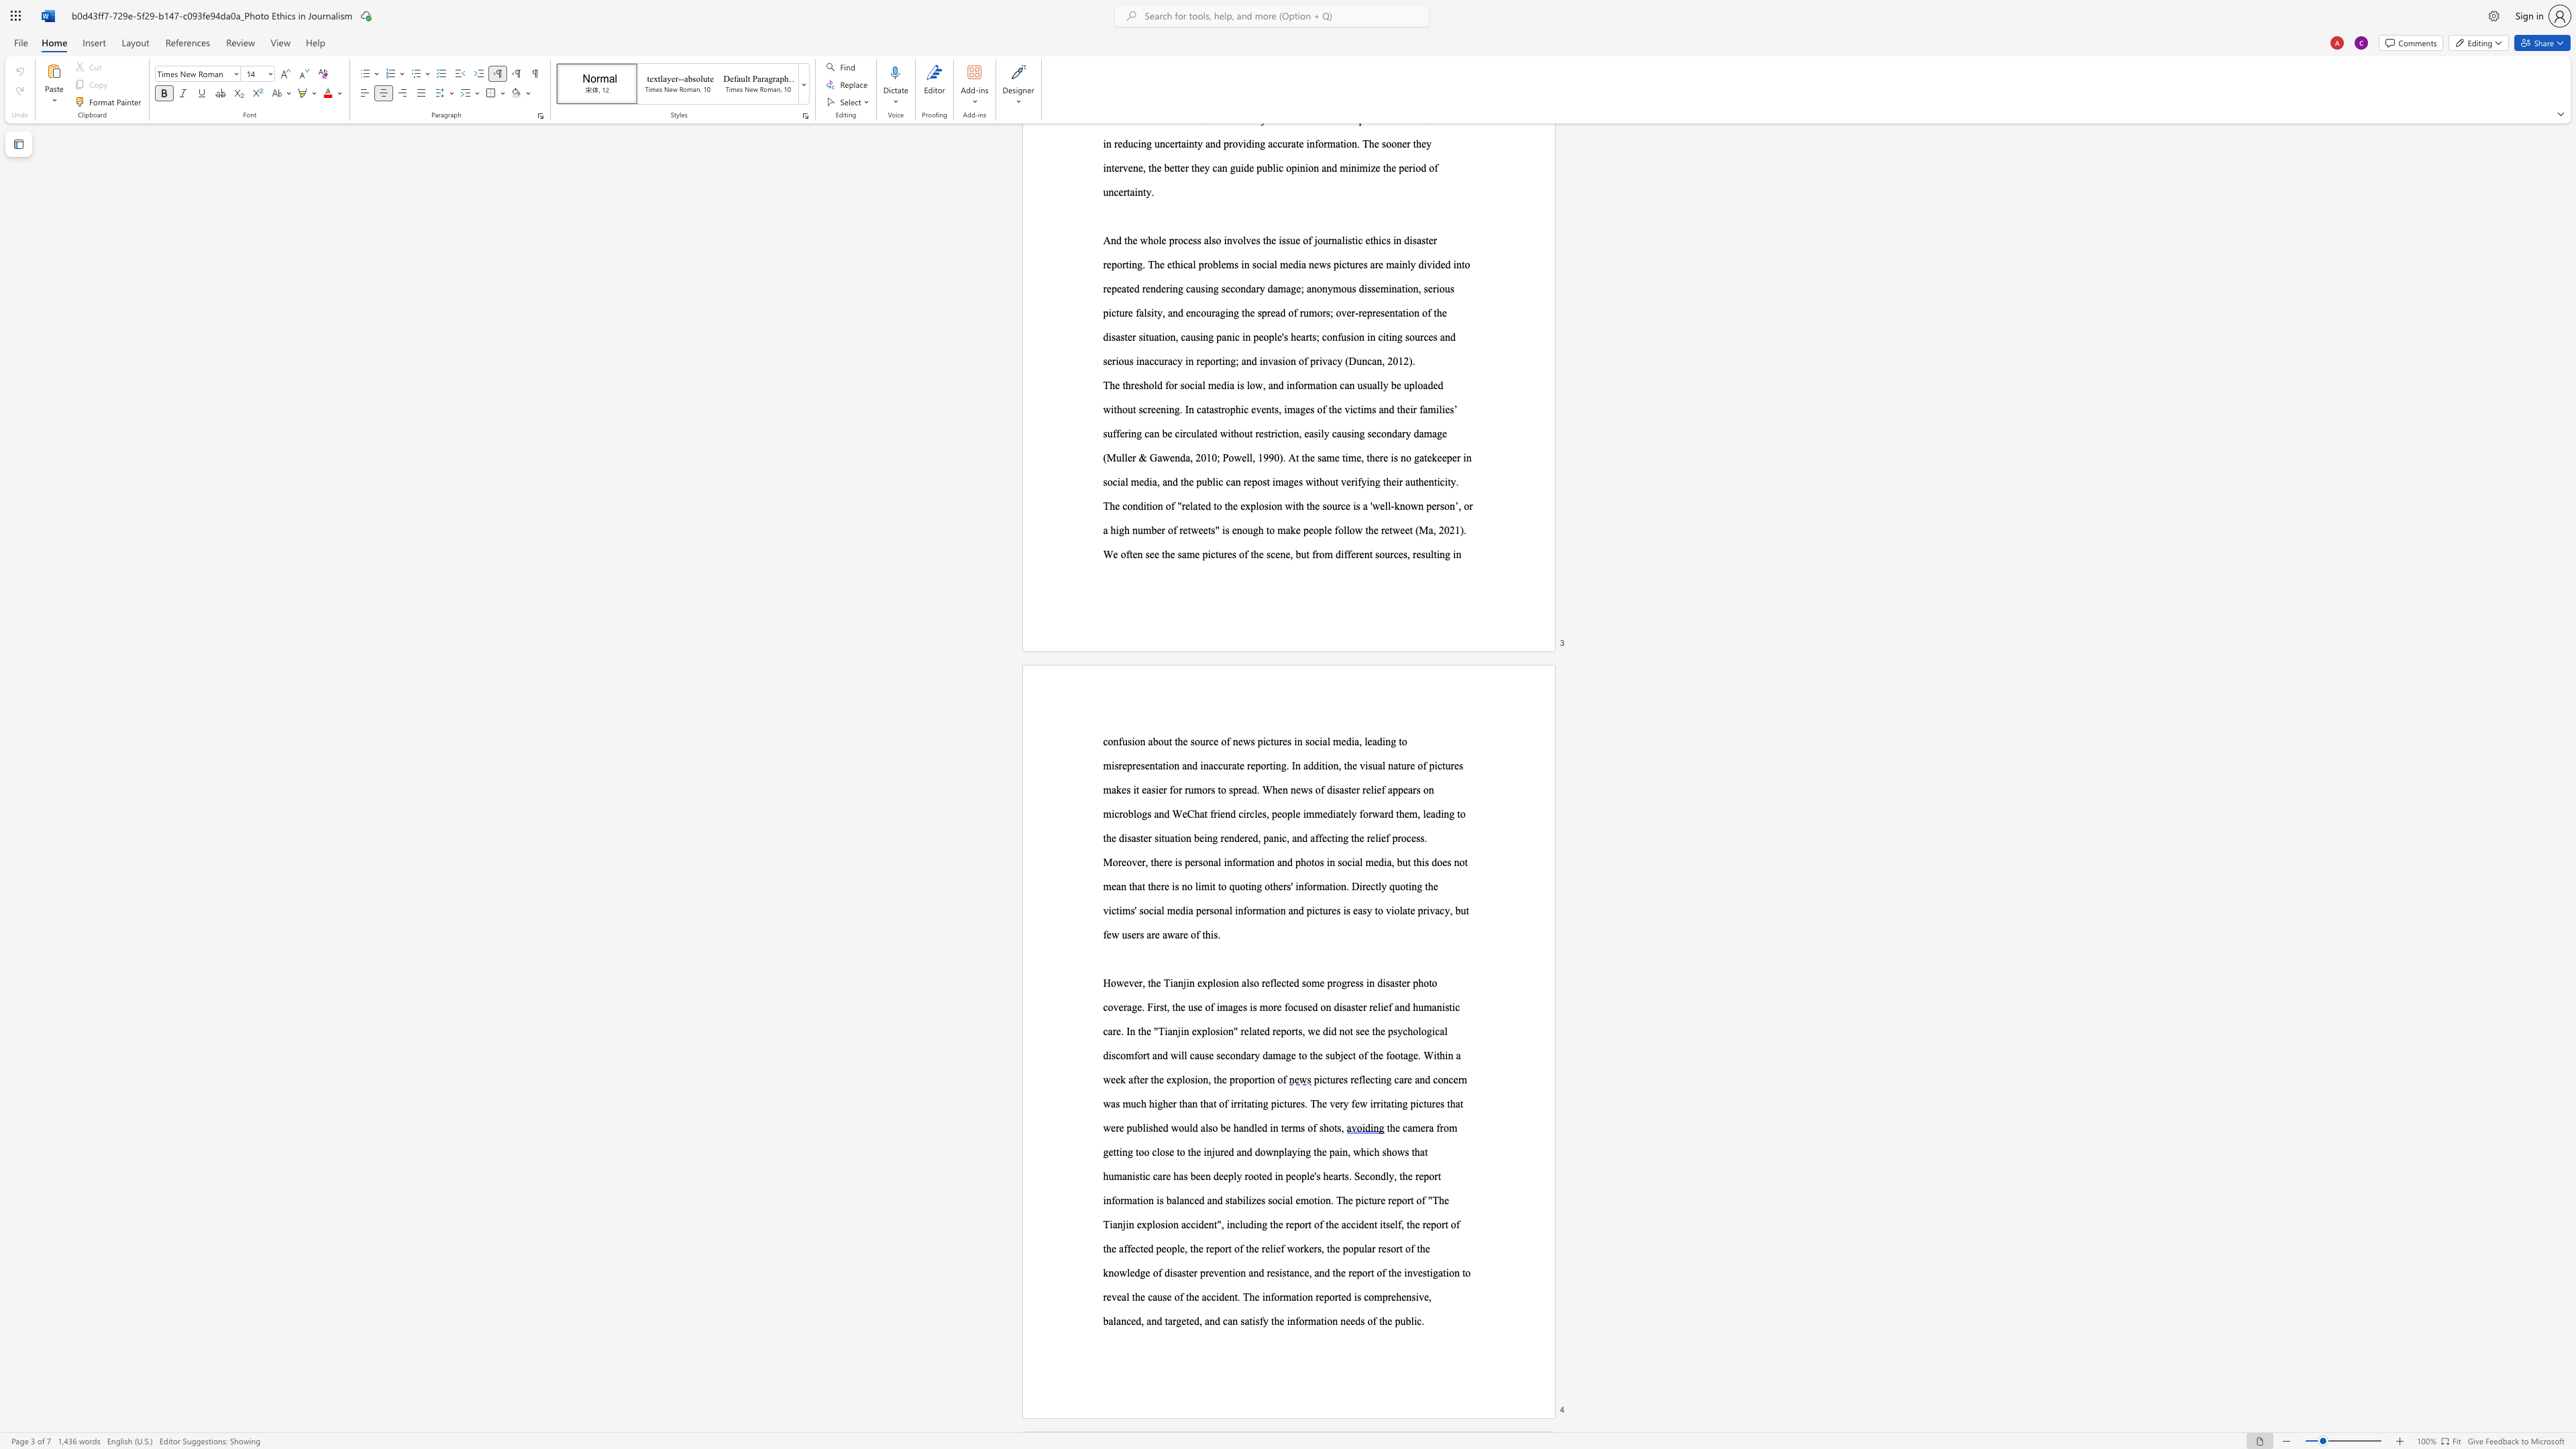 This screenshot has width=2576, height=1449. I want to click on the subset text "humanistic care. In the" within the text "However, the Tianjin explosion also reflected some progress in disaster photo coverage. First, the use of images is more focused on disaster relief and humanistic care. In the", so click(1412, 1006).